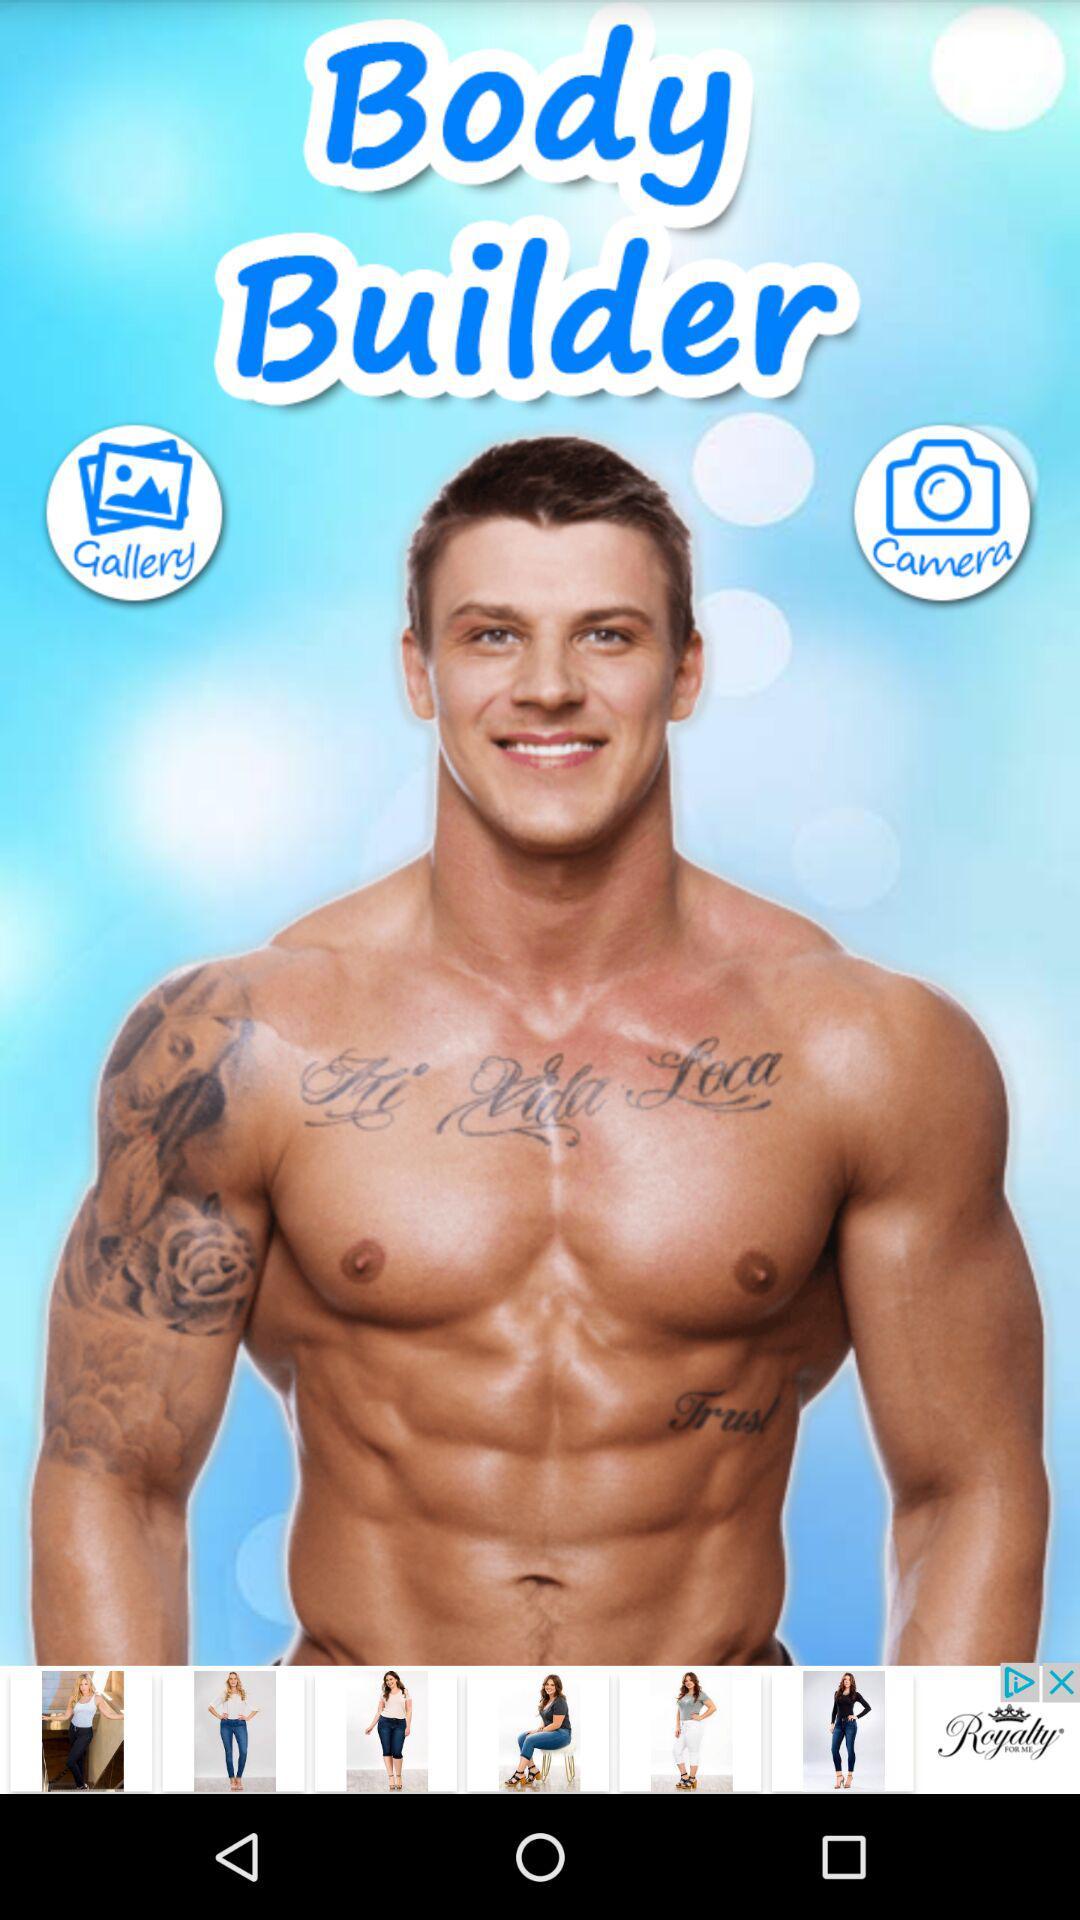  What do you see at coordinates (116, 516) in the screenshot?
I see `enter gallery` at bounding box center [116, 516].